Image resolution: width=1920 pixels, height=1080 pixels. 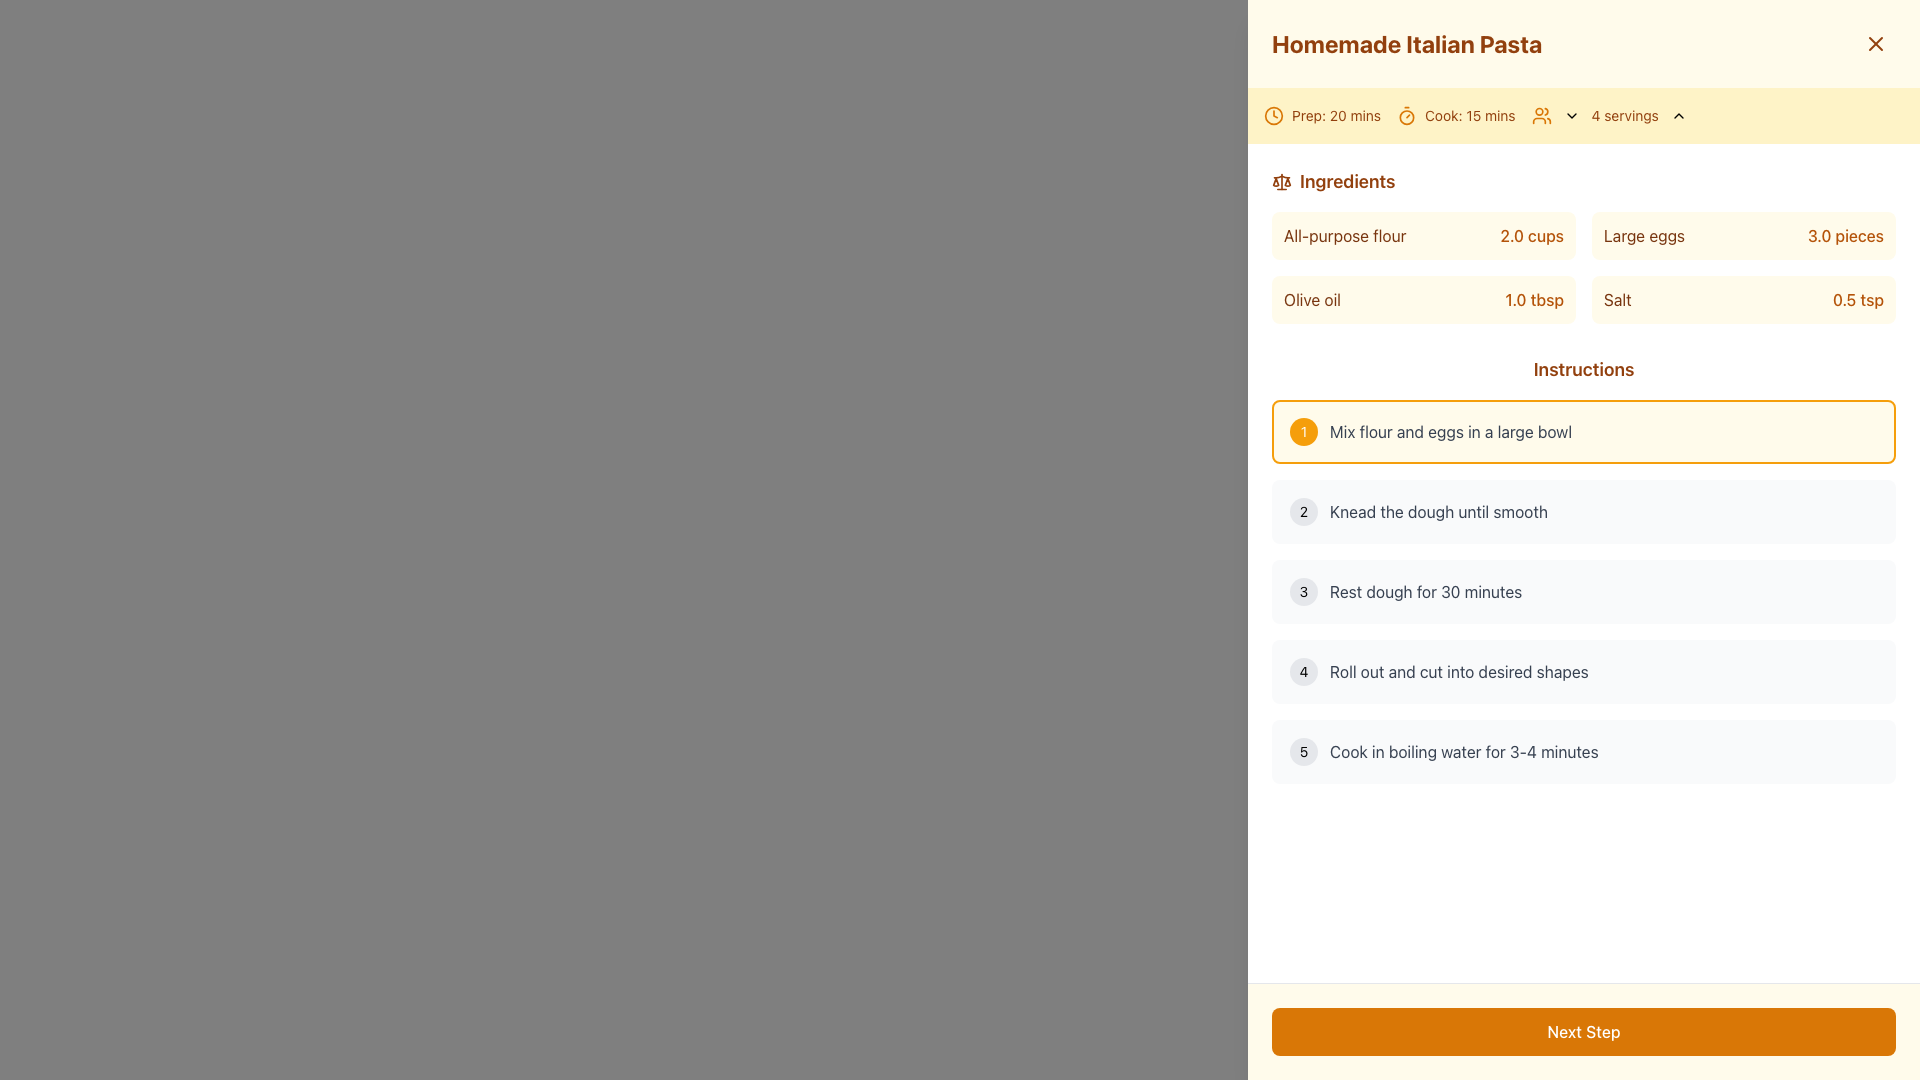 What do you see at coordinates (1644, 234) in the screenshot?
I see `the text label specifying 'Large eggs' in the Ingredients section of the recipe interface, located in the second column of the first row` at bounding box center [1644, 234].